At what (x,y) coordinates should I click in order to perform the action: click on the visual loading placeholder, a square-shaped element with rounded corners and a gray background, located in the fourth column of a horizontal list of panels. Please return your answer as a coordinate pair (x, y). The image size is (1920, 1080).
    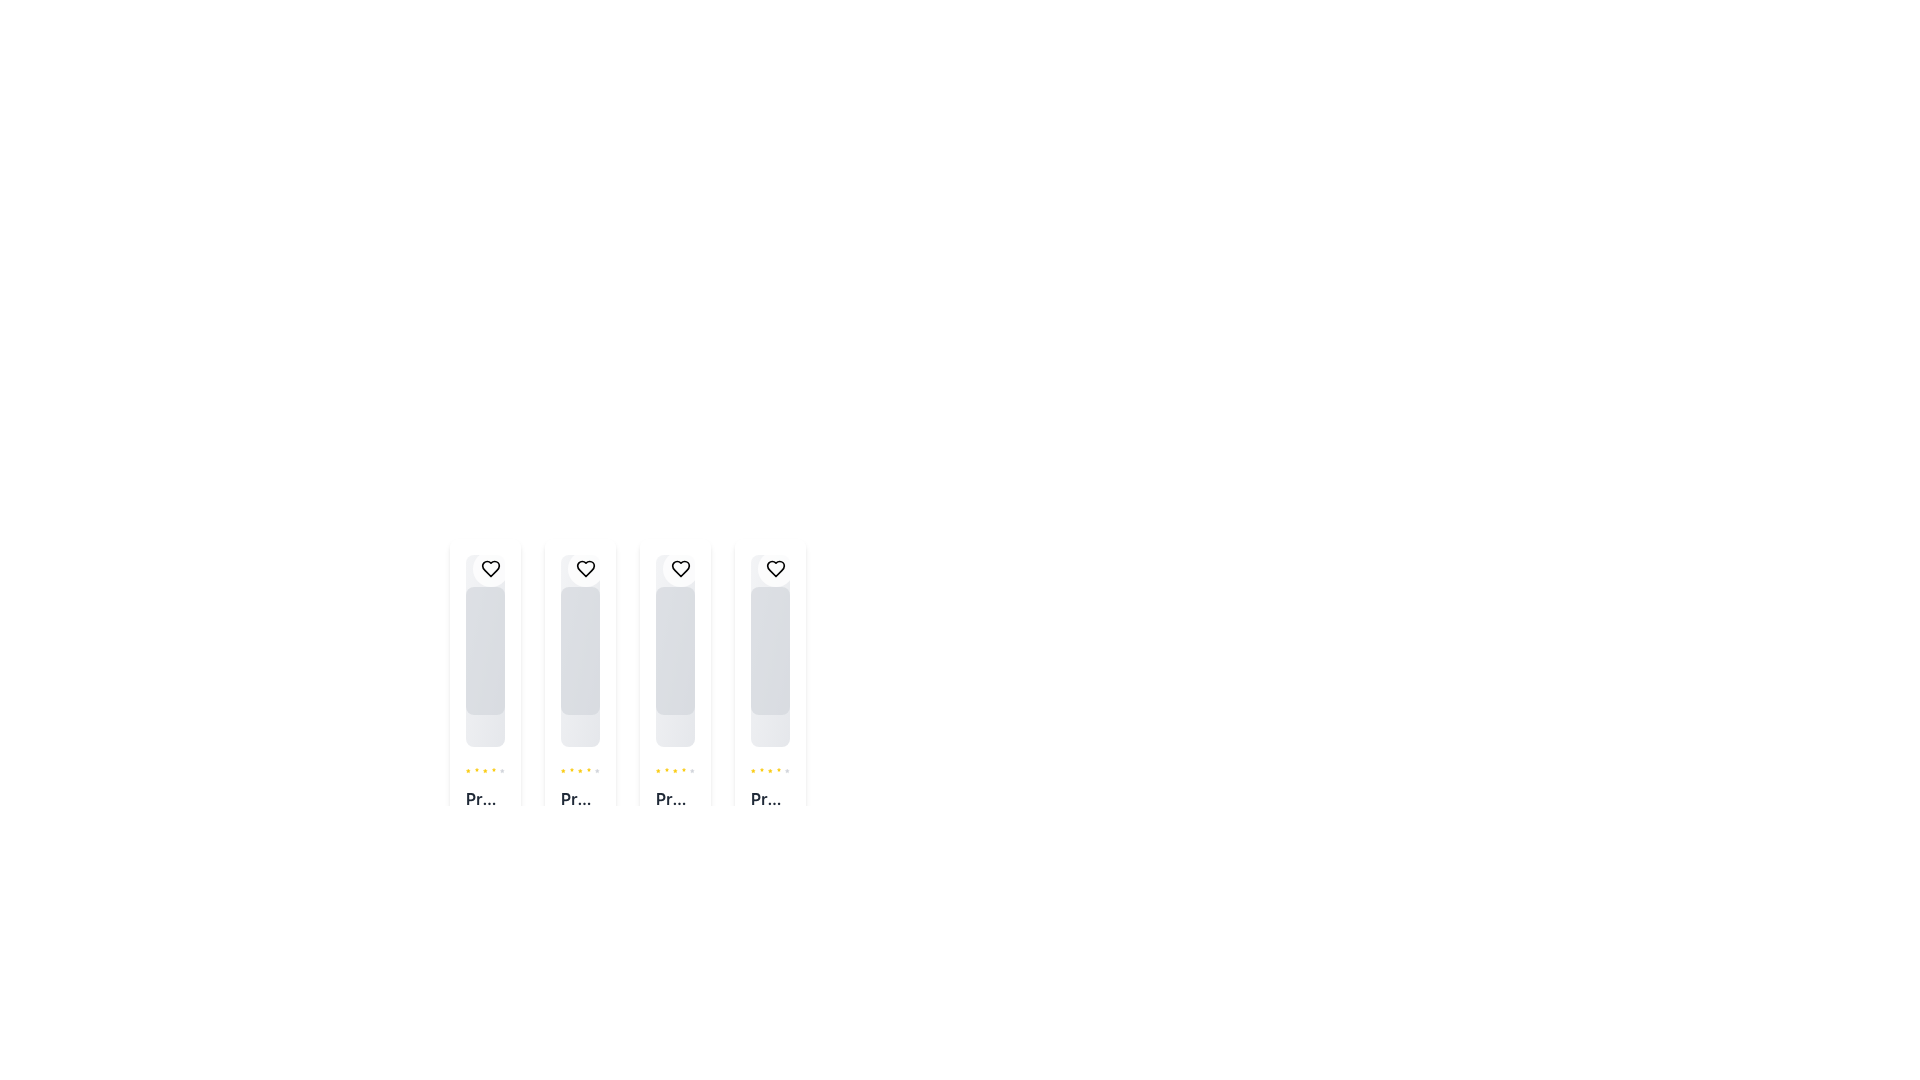
    Looking at the image, I should click on (769, 651).